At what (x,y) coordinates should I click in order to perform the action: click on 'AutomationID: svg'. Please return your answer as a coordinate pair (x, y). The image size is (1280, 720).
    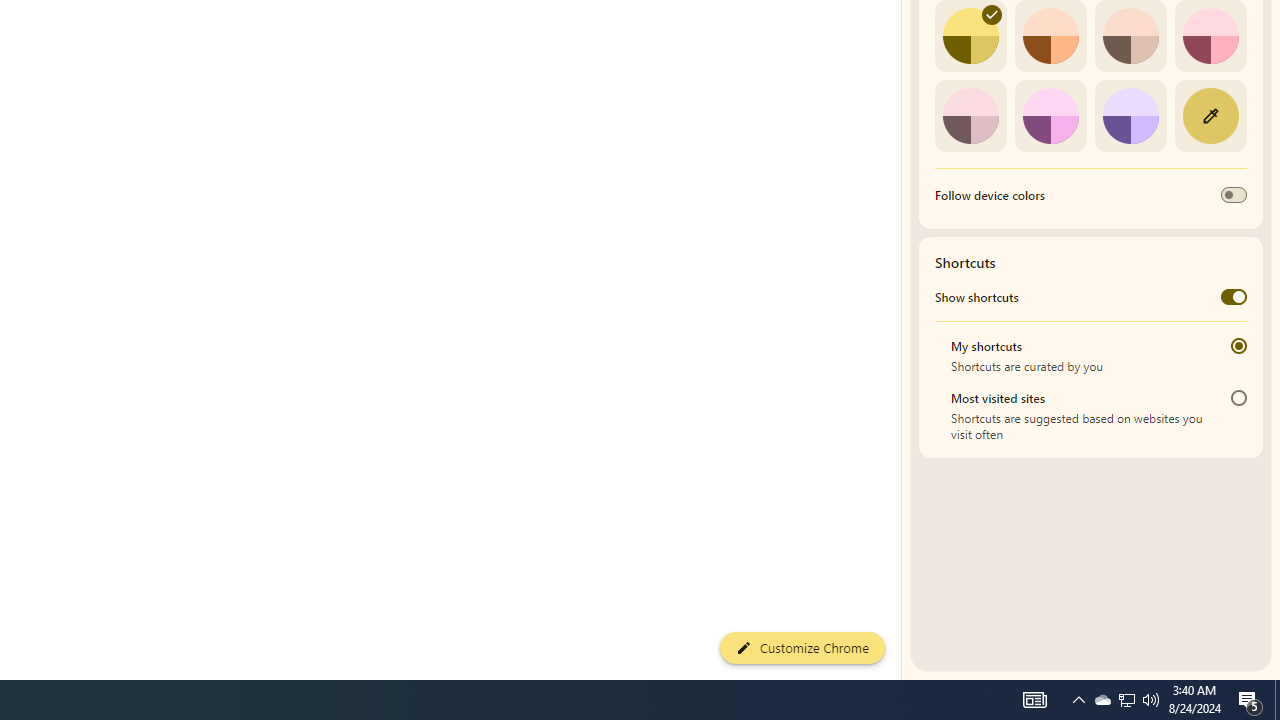
    Looking at the image, I should click on (992, 15).